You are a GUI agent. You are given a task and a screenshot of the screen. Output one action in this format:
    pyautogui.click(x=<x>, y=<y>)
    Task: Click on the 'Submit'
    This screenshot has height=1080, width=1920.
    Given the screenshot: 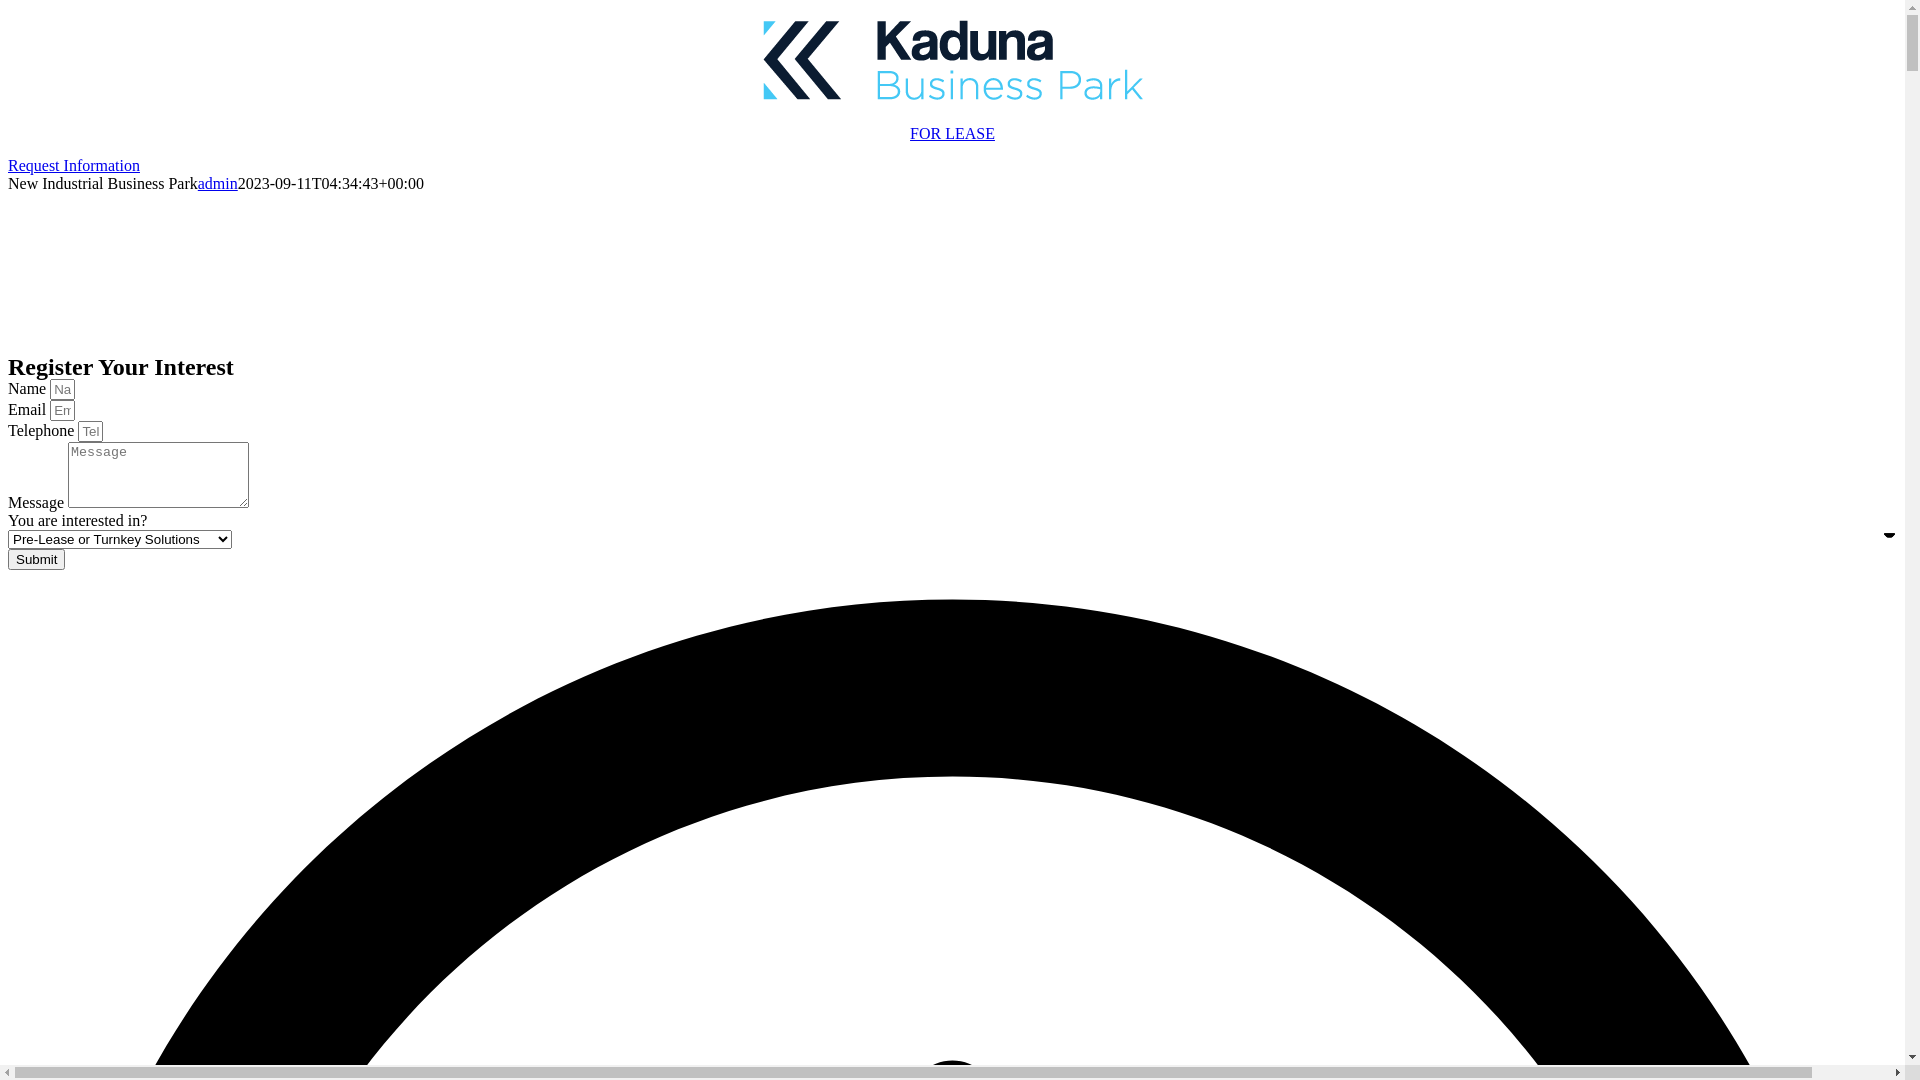 What is the action you would take?
    pyautogui.click(x=36, y=559)
    